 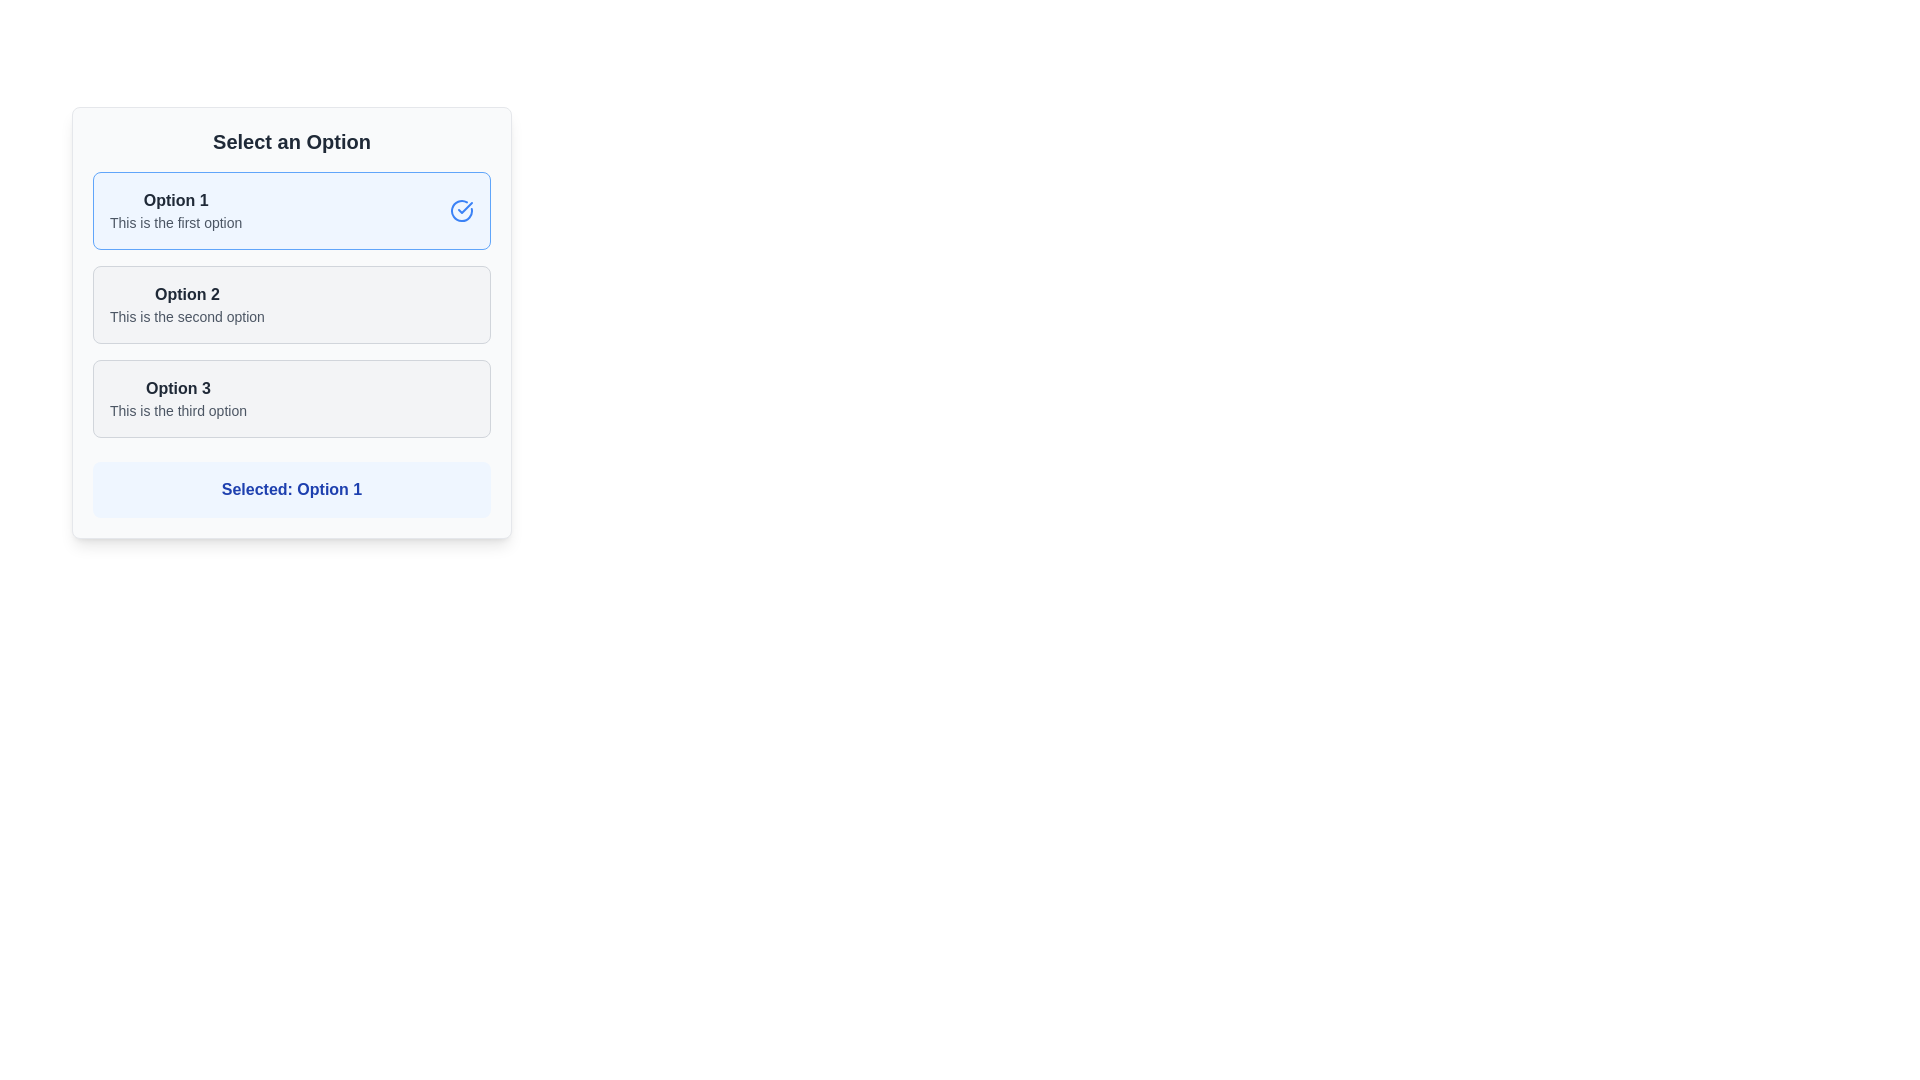 I want to click on the blue circular checkmark icon representing the selected state inside 'Option 1', so click(x=460, y=211).